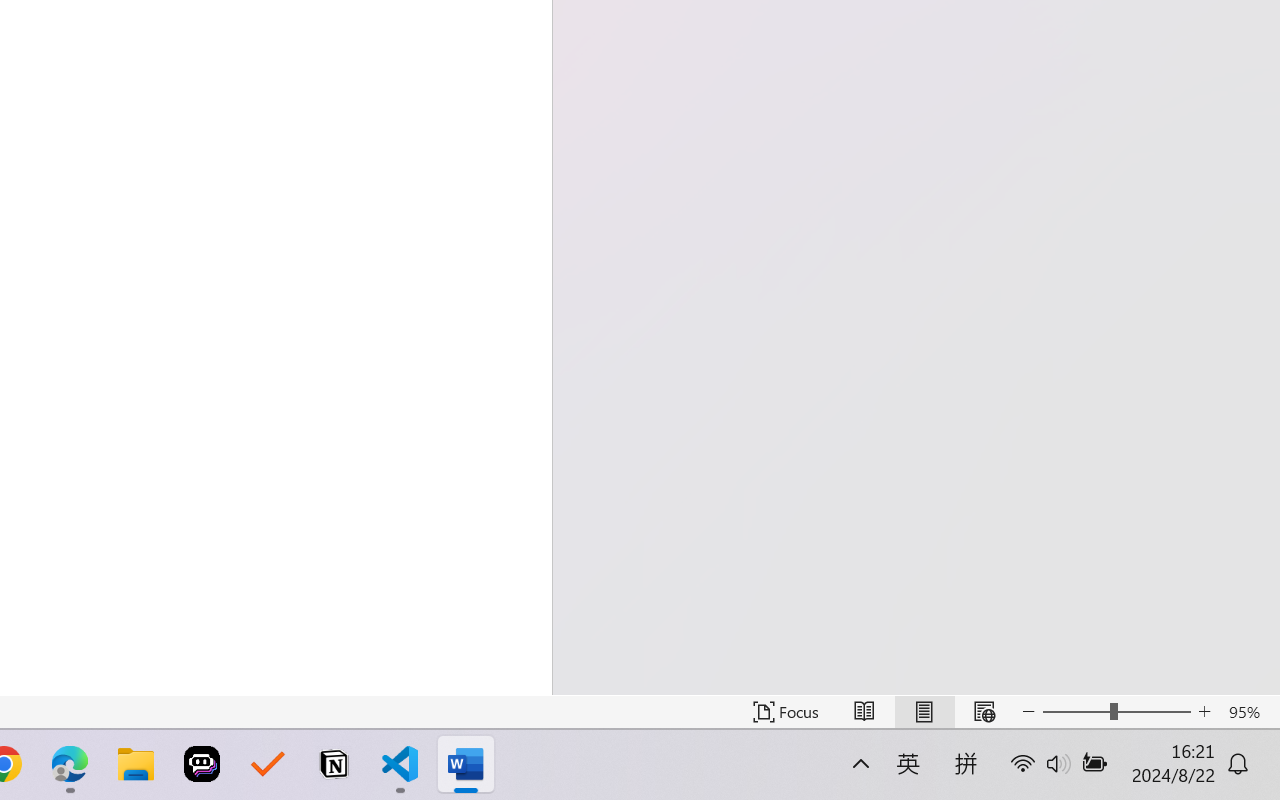 This screenshot has width=1280, height=800. What do you see at coordinates (1248, 711) in the screenshot?
I see `'Zoom 95%'` at bounding box center [1248, 711].